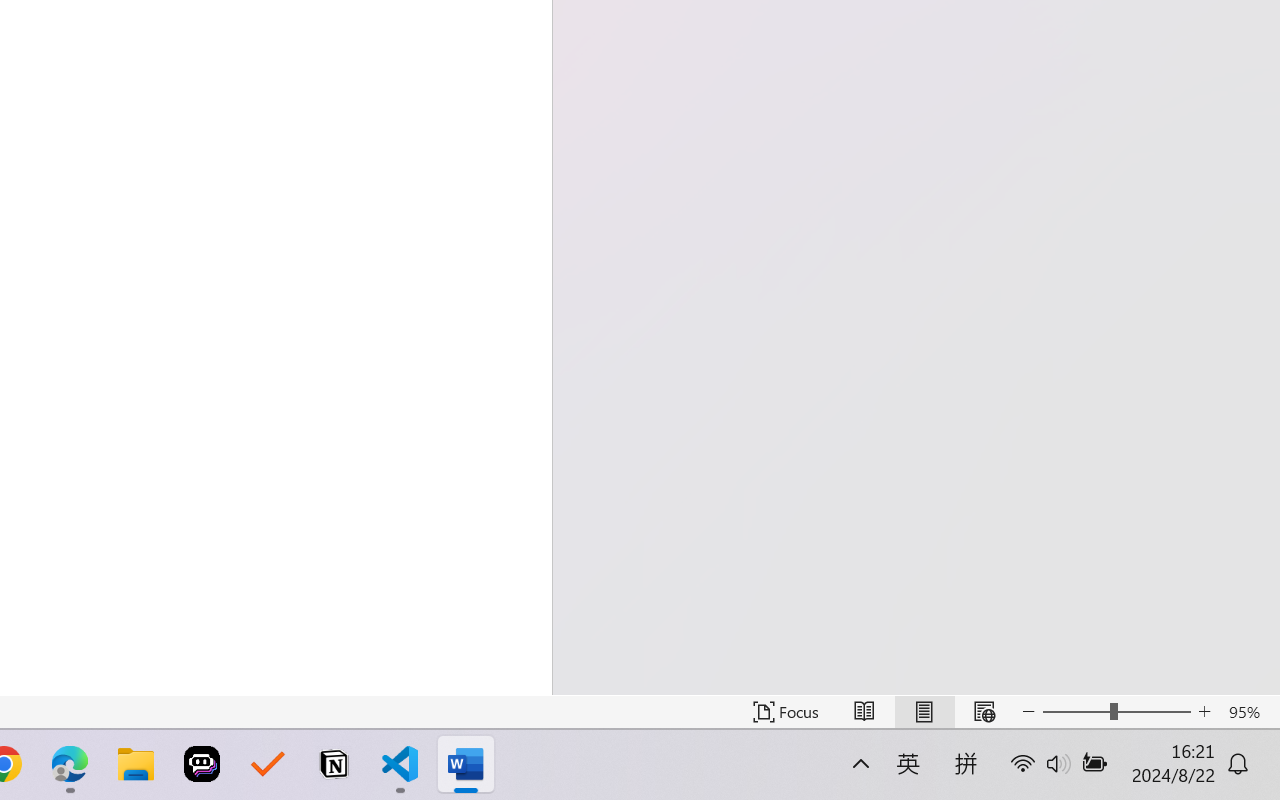 This screenshot has width=1280, height=800. What do you see at coordinates (1248, 711) in the screenshot?
I see `'Zoom 95%'` at bounding box center [1248, 711].